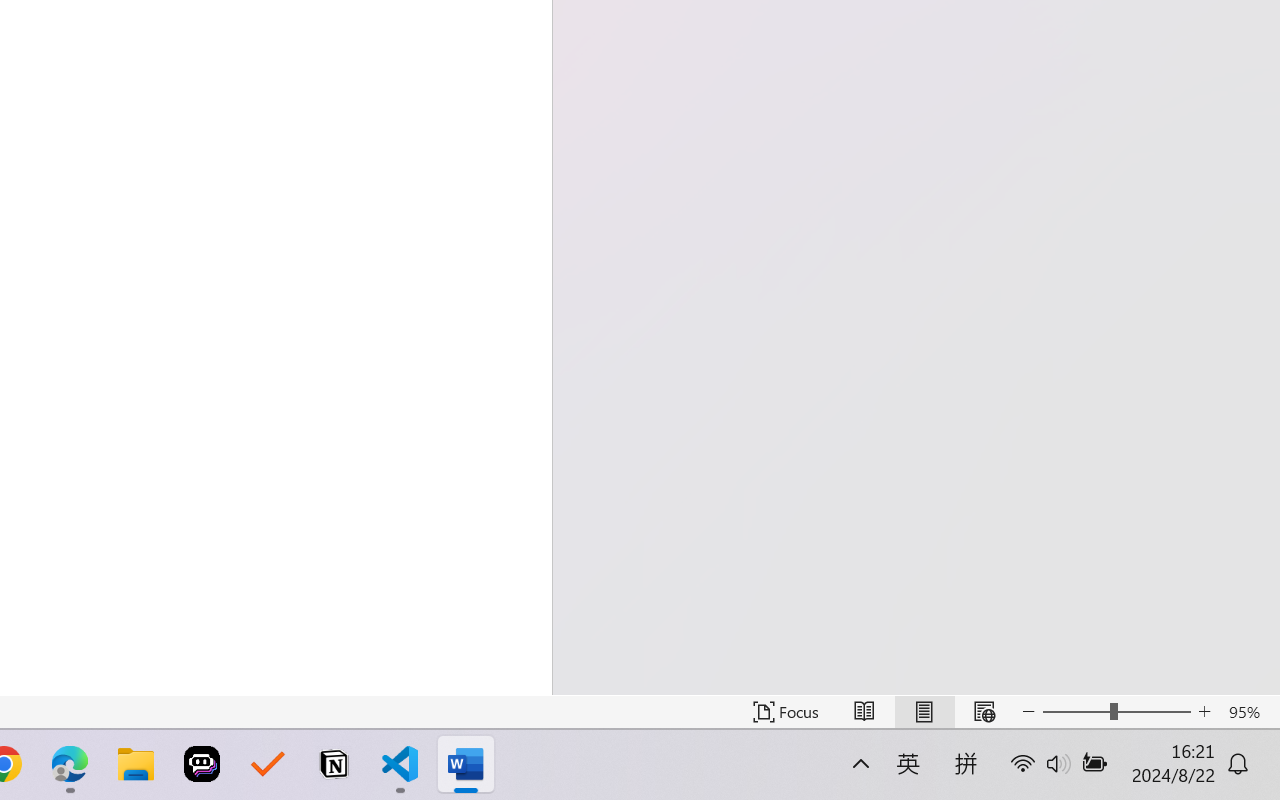 This screenshot has width=1280, height=800. What do you see at coordinates (1248, 711) in the screenshot?
I see `'Zoom 95%'` at bounding box center [1248, 711].